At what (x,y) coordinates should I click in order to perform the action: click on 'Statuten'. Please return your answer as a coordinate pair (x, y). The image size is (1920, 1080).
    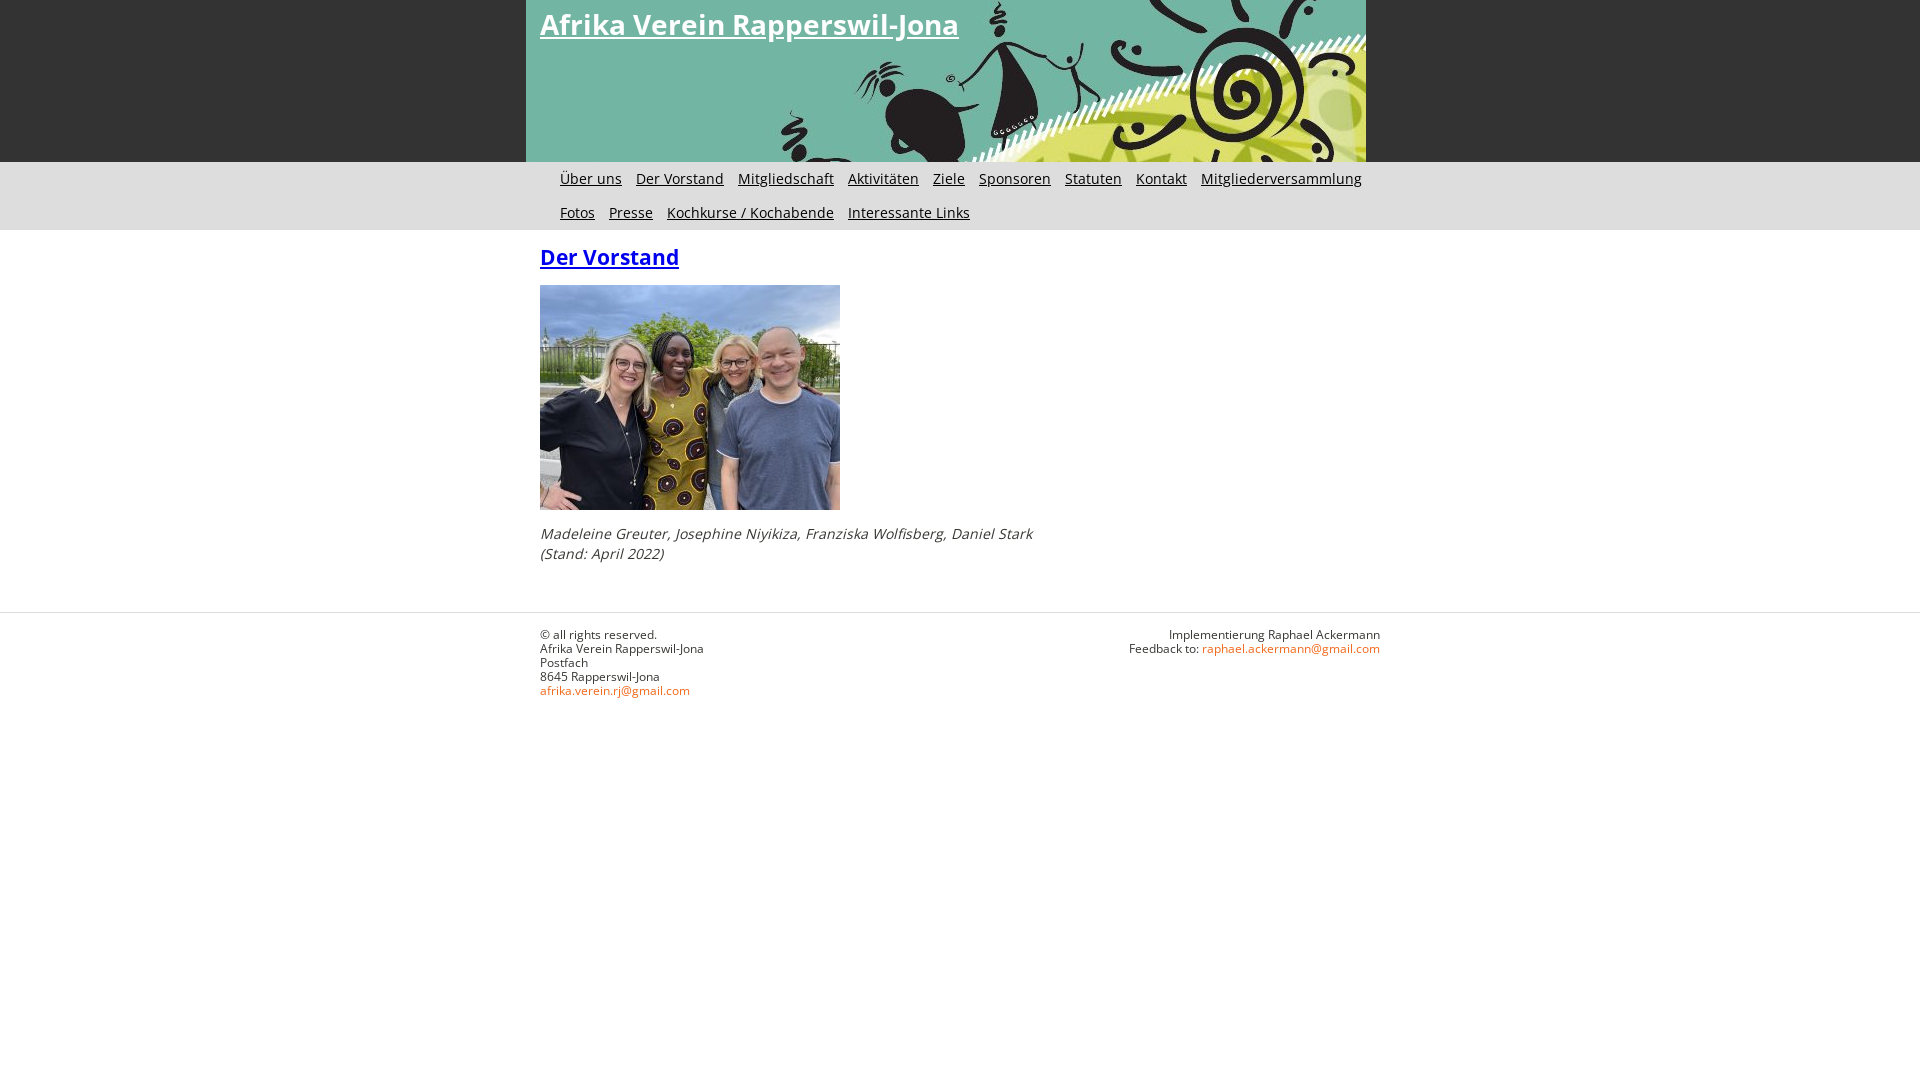
    Looking at the image, I should click on (1092, 177).